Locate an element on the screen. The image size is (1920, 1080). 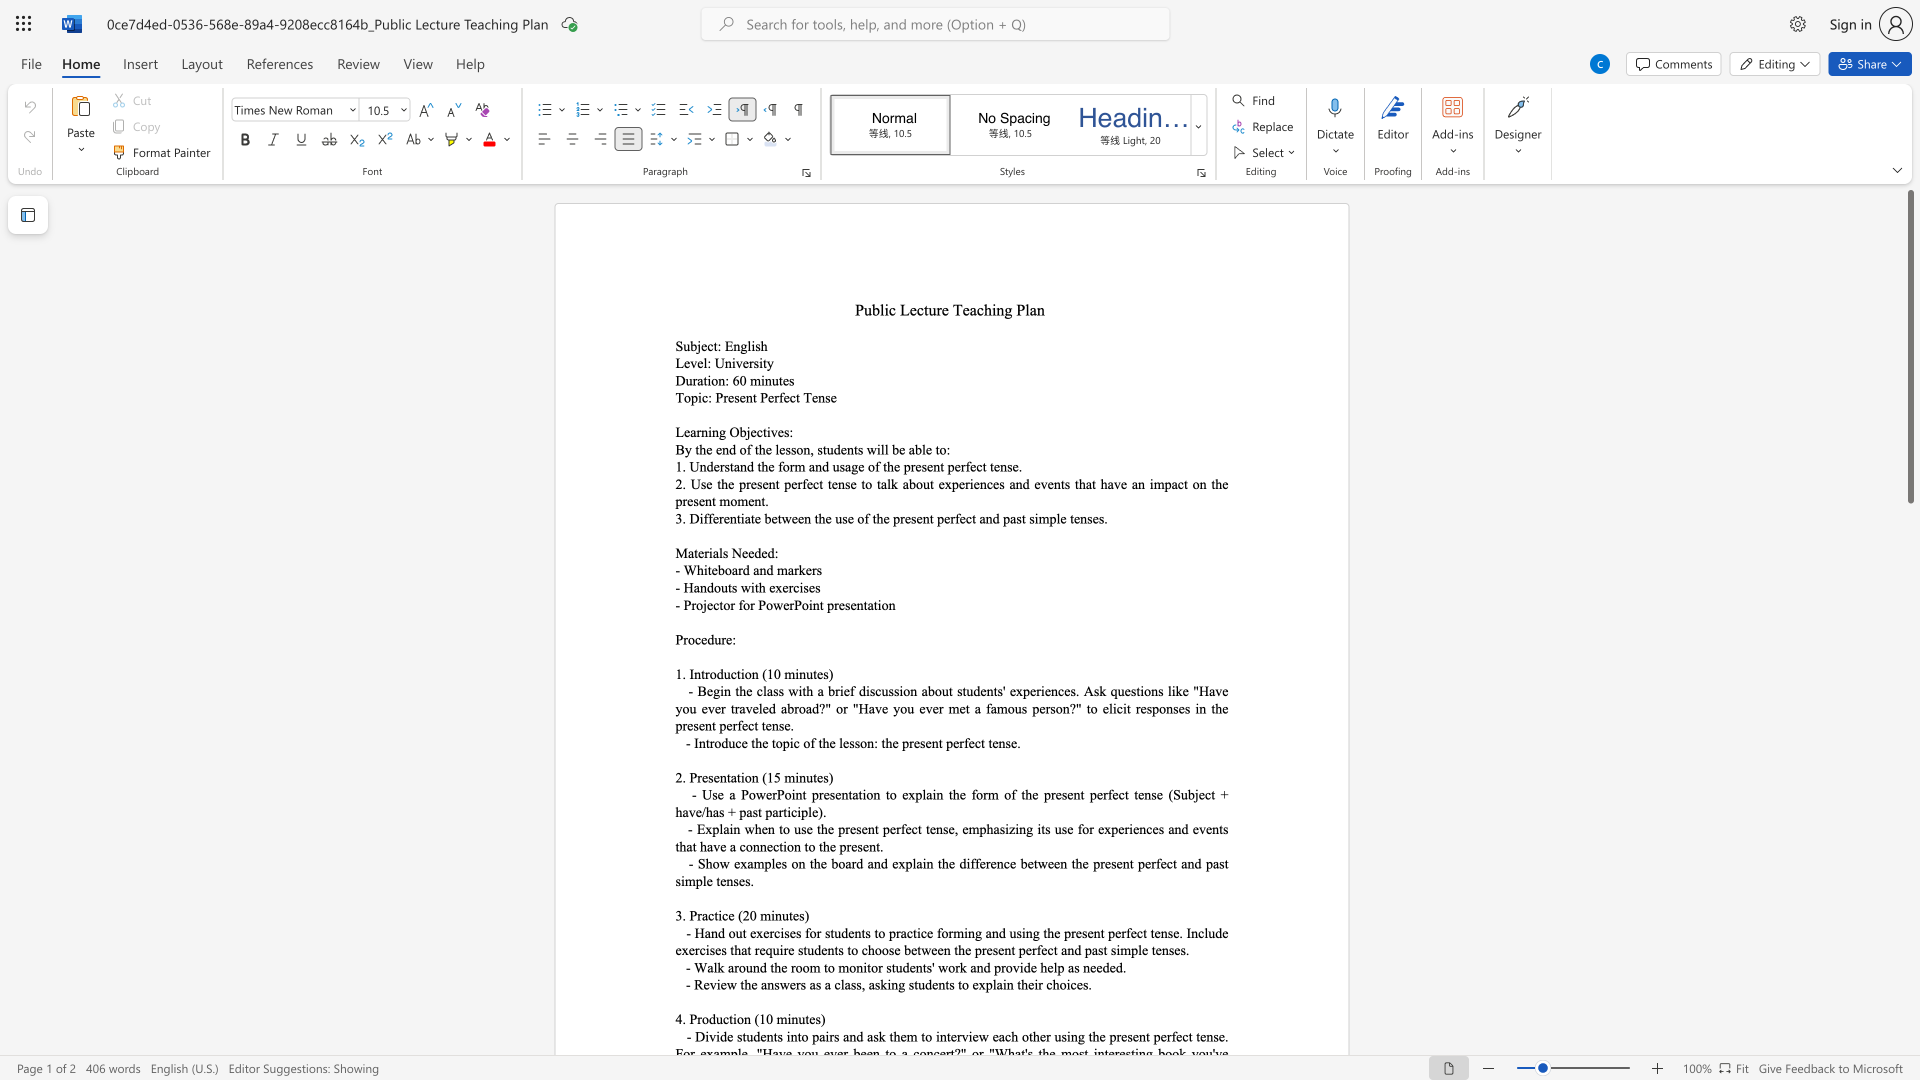
the 1th character "h" in the text is located at coordinates (776, 966).